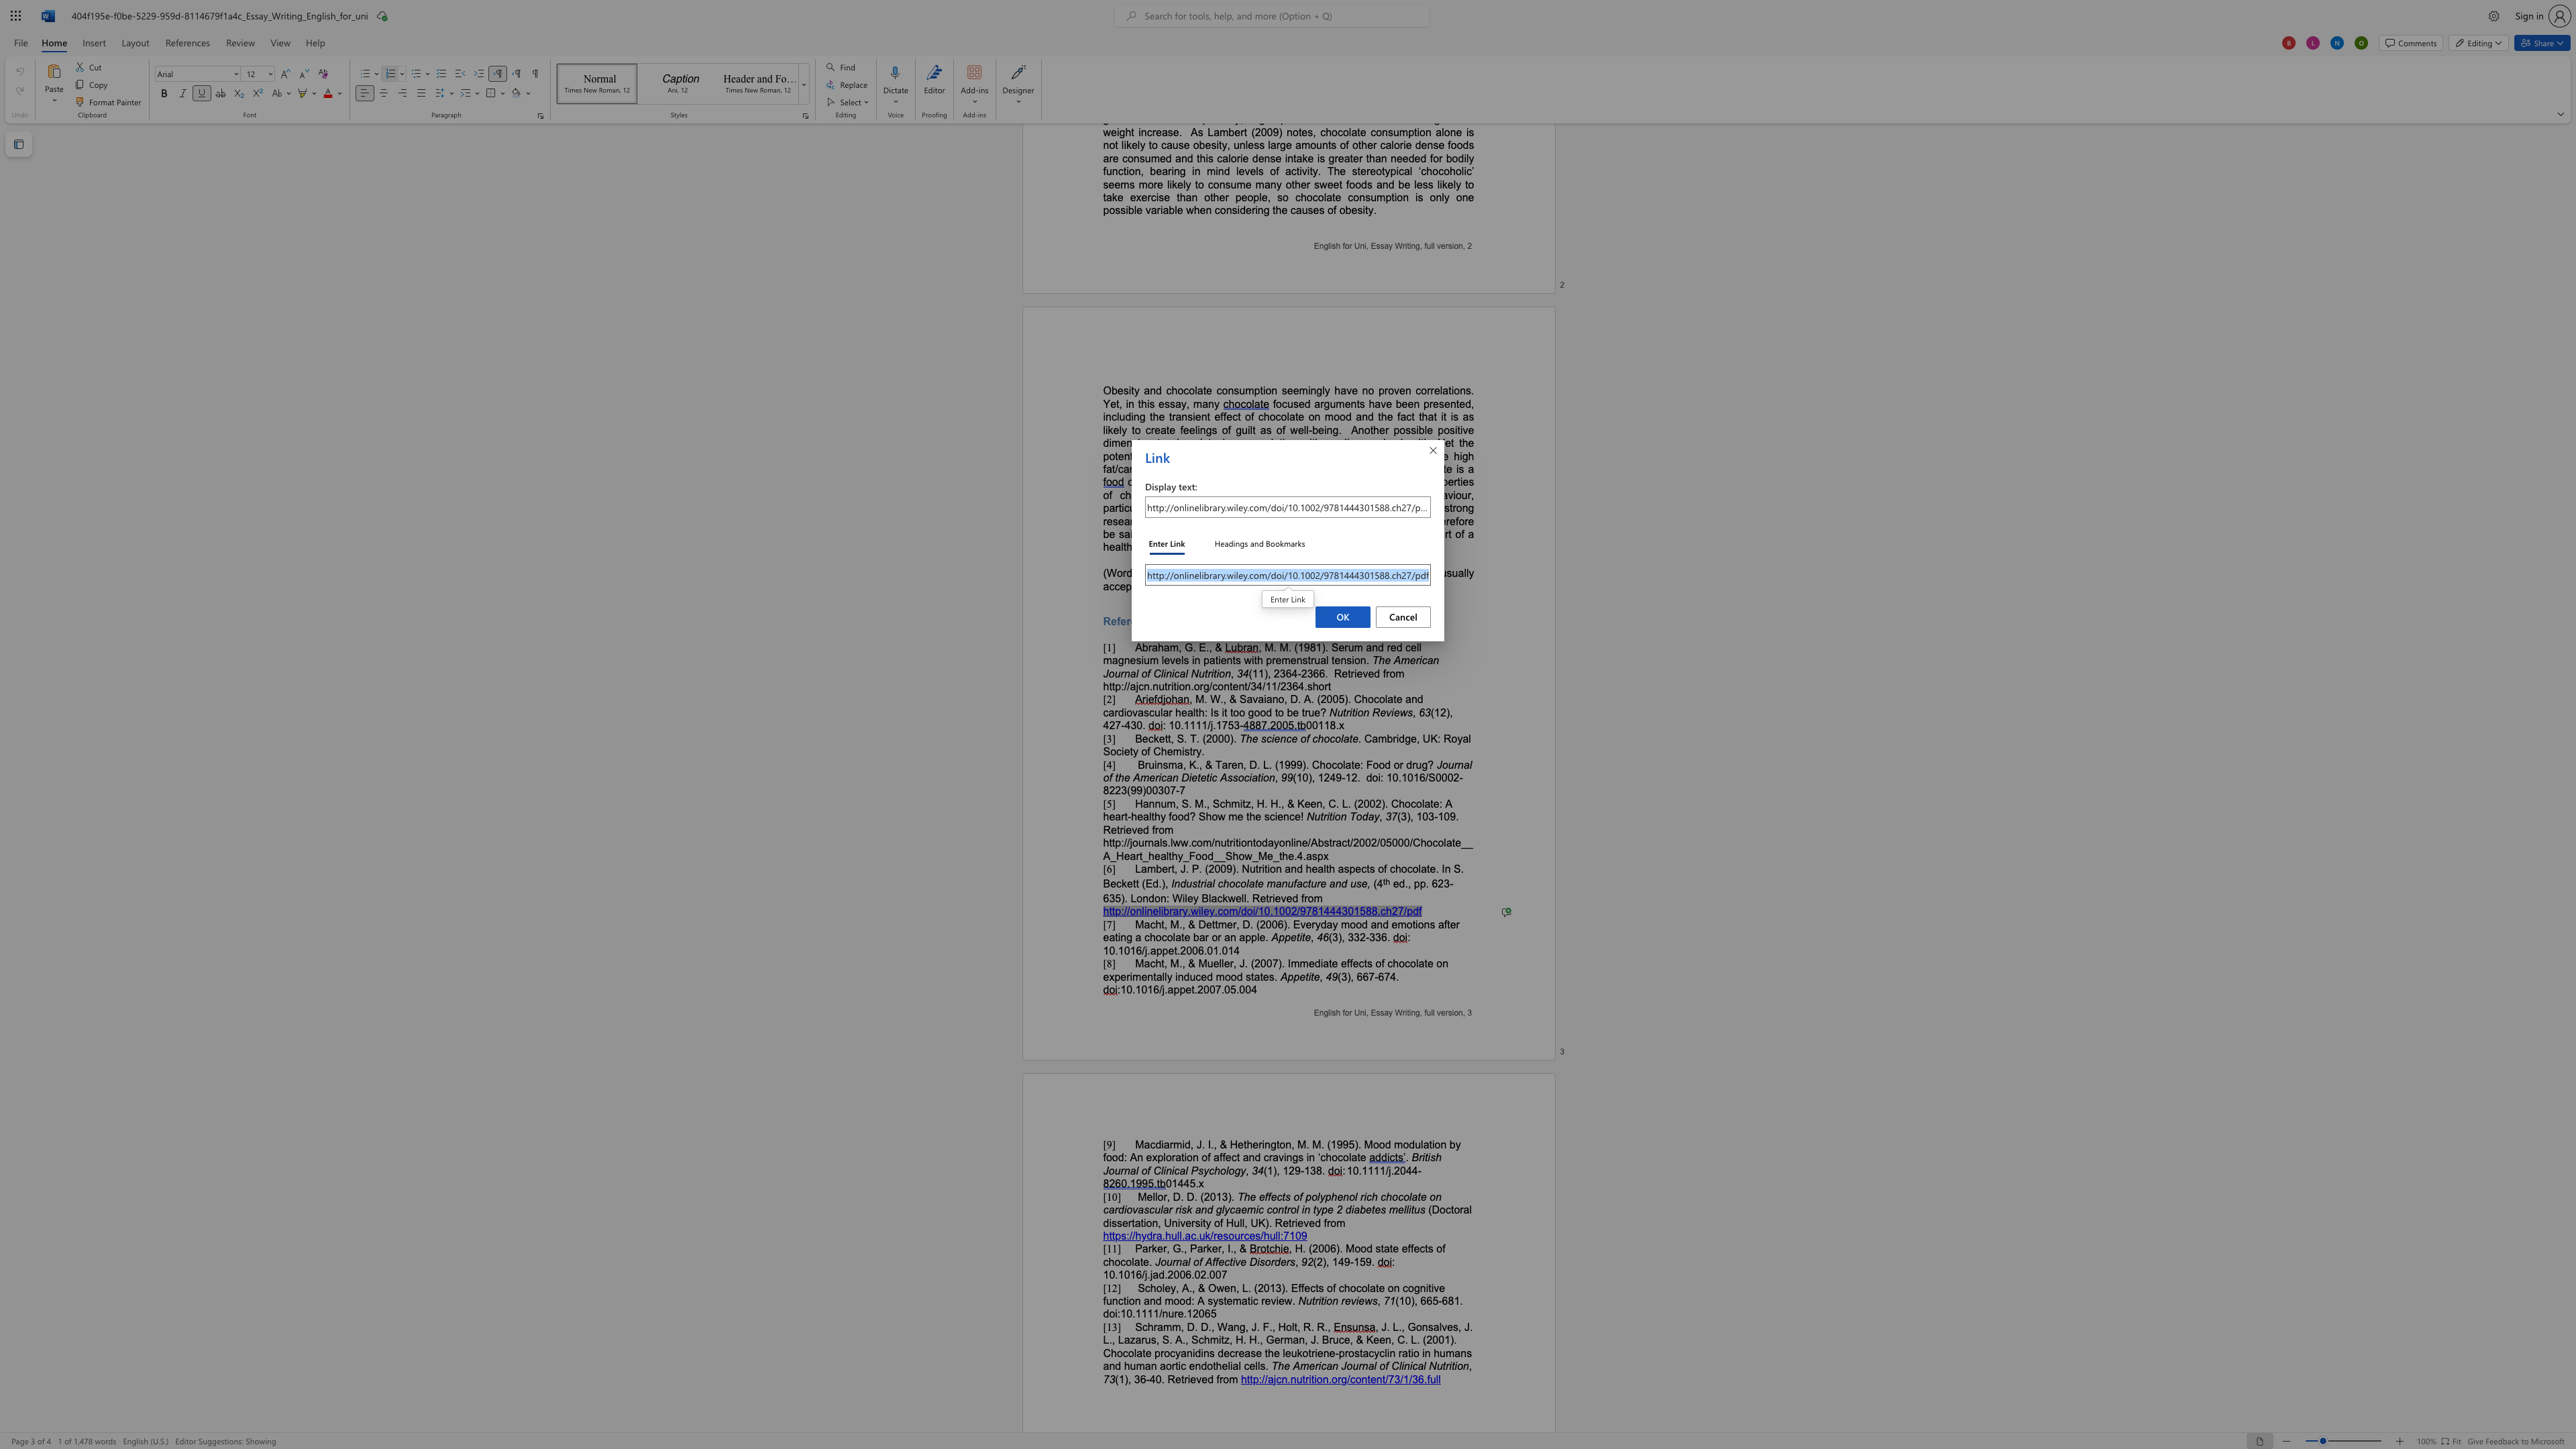 Image resolution: width=2576 pixels, height=1449 pixels. I want to click on the 1th character "a" in the text, so click(1372, 1287).